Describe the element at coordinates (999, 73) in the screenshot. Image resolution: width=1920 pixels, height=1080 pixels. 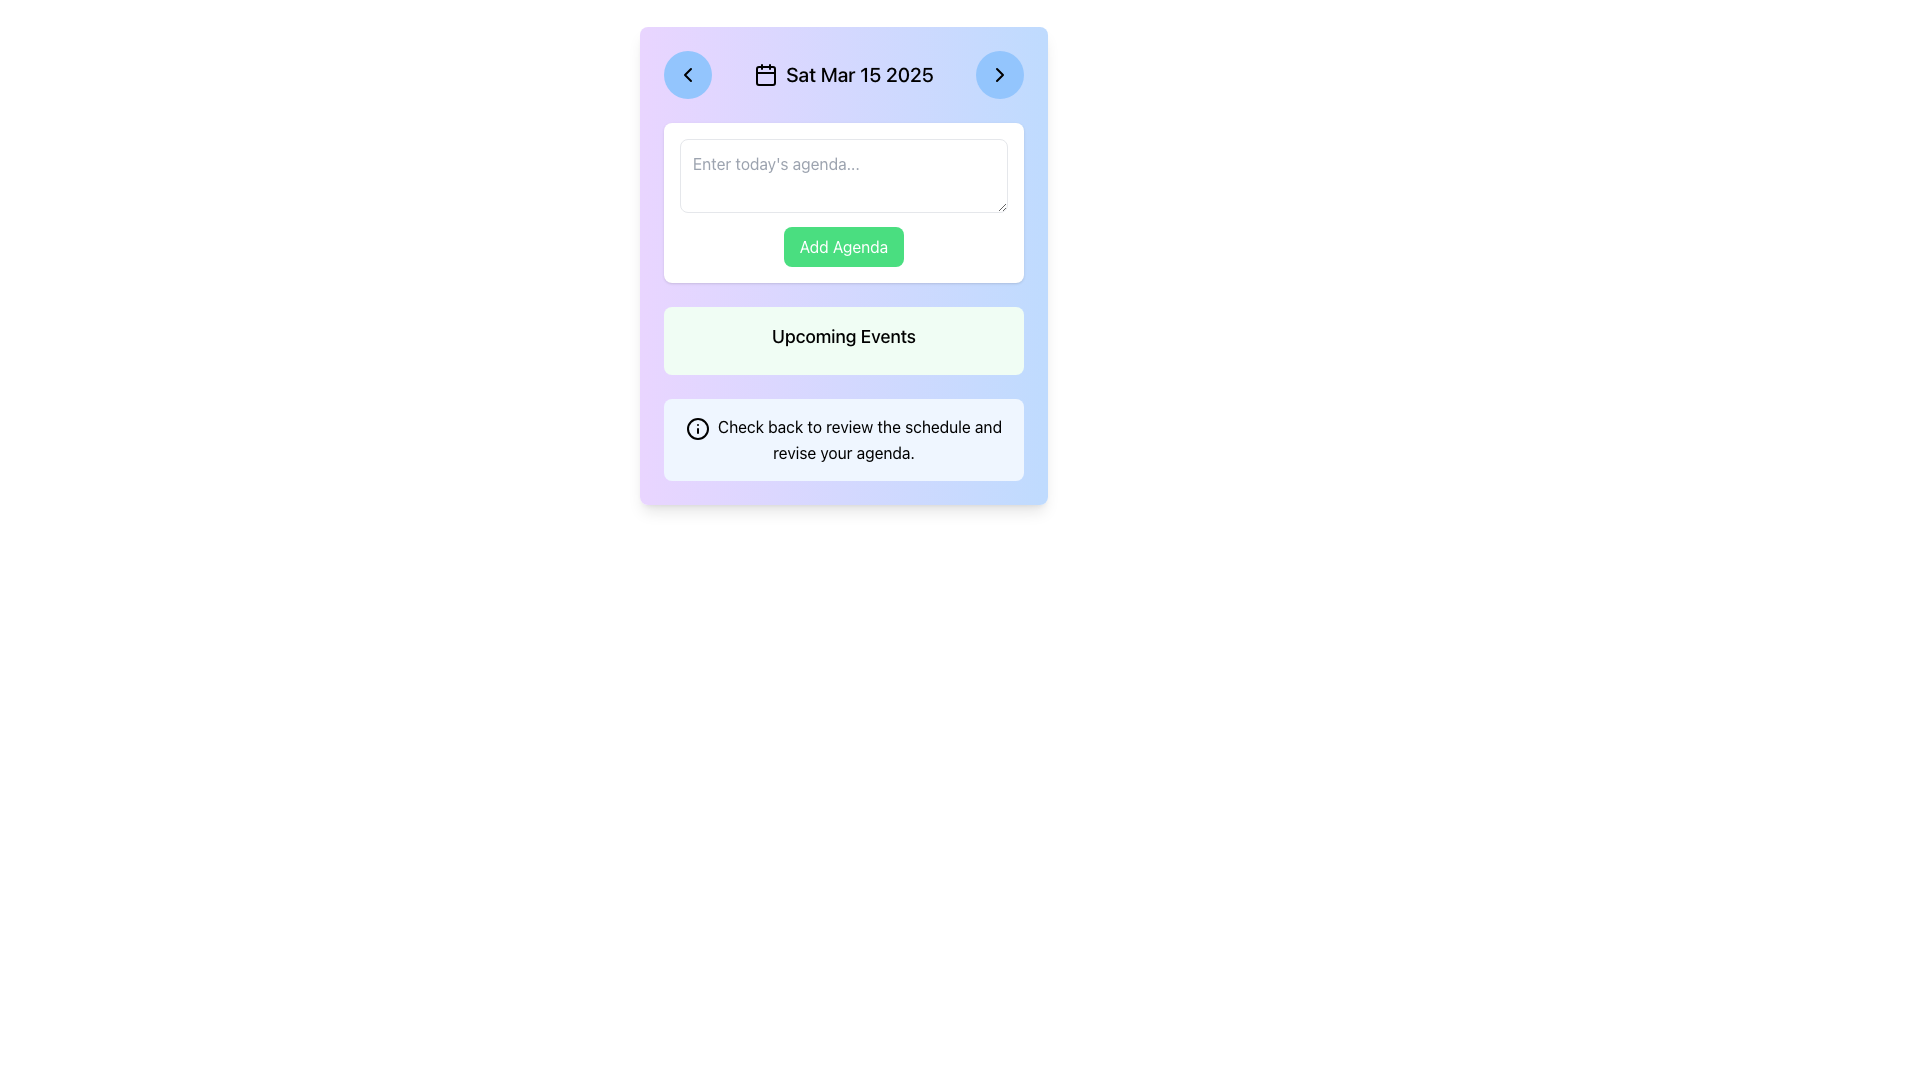
I see `the arrow-like icon pointing to the right, which is located in the center of a blue circular button in the top-right corner of the card interface` at that location.